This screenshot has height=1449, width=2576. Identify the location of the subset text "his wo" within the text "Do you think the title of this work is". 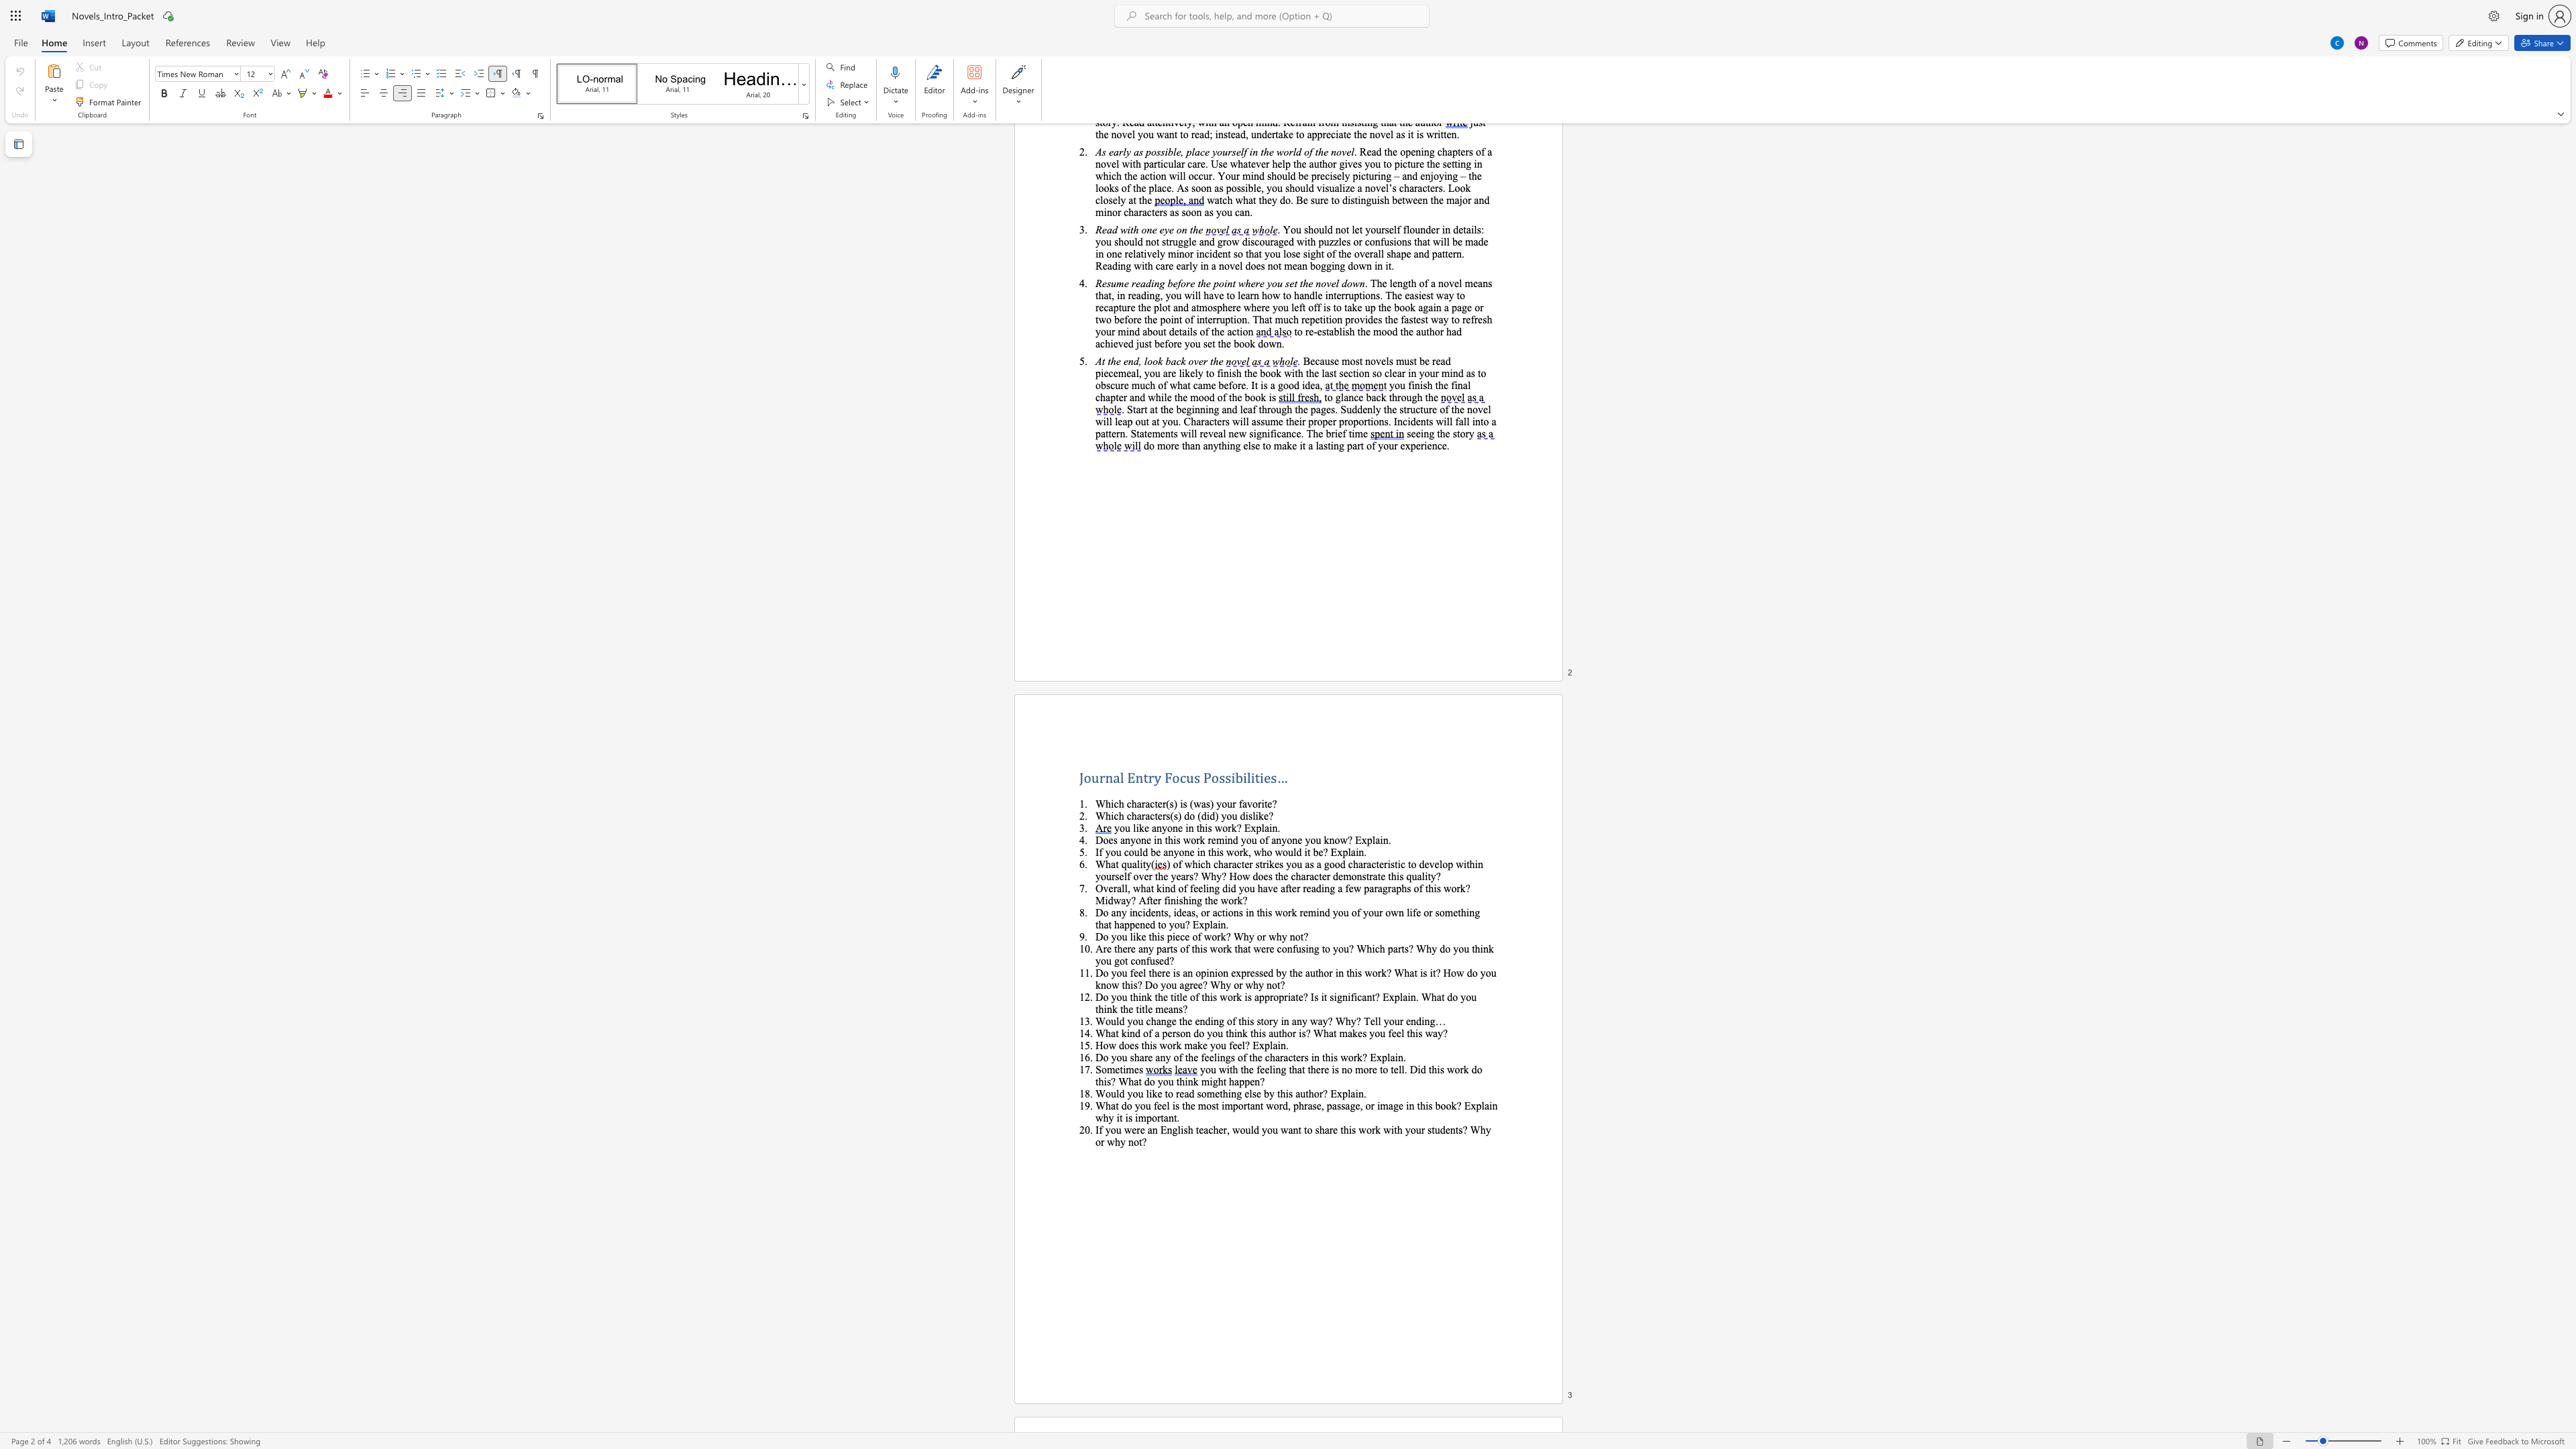
(1204, 996).